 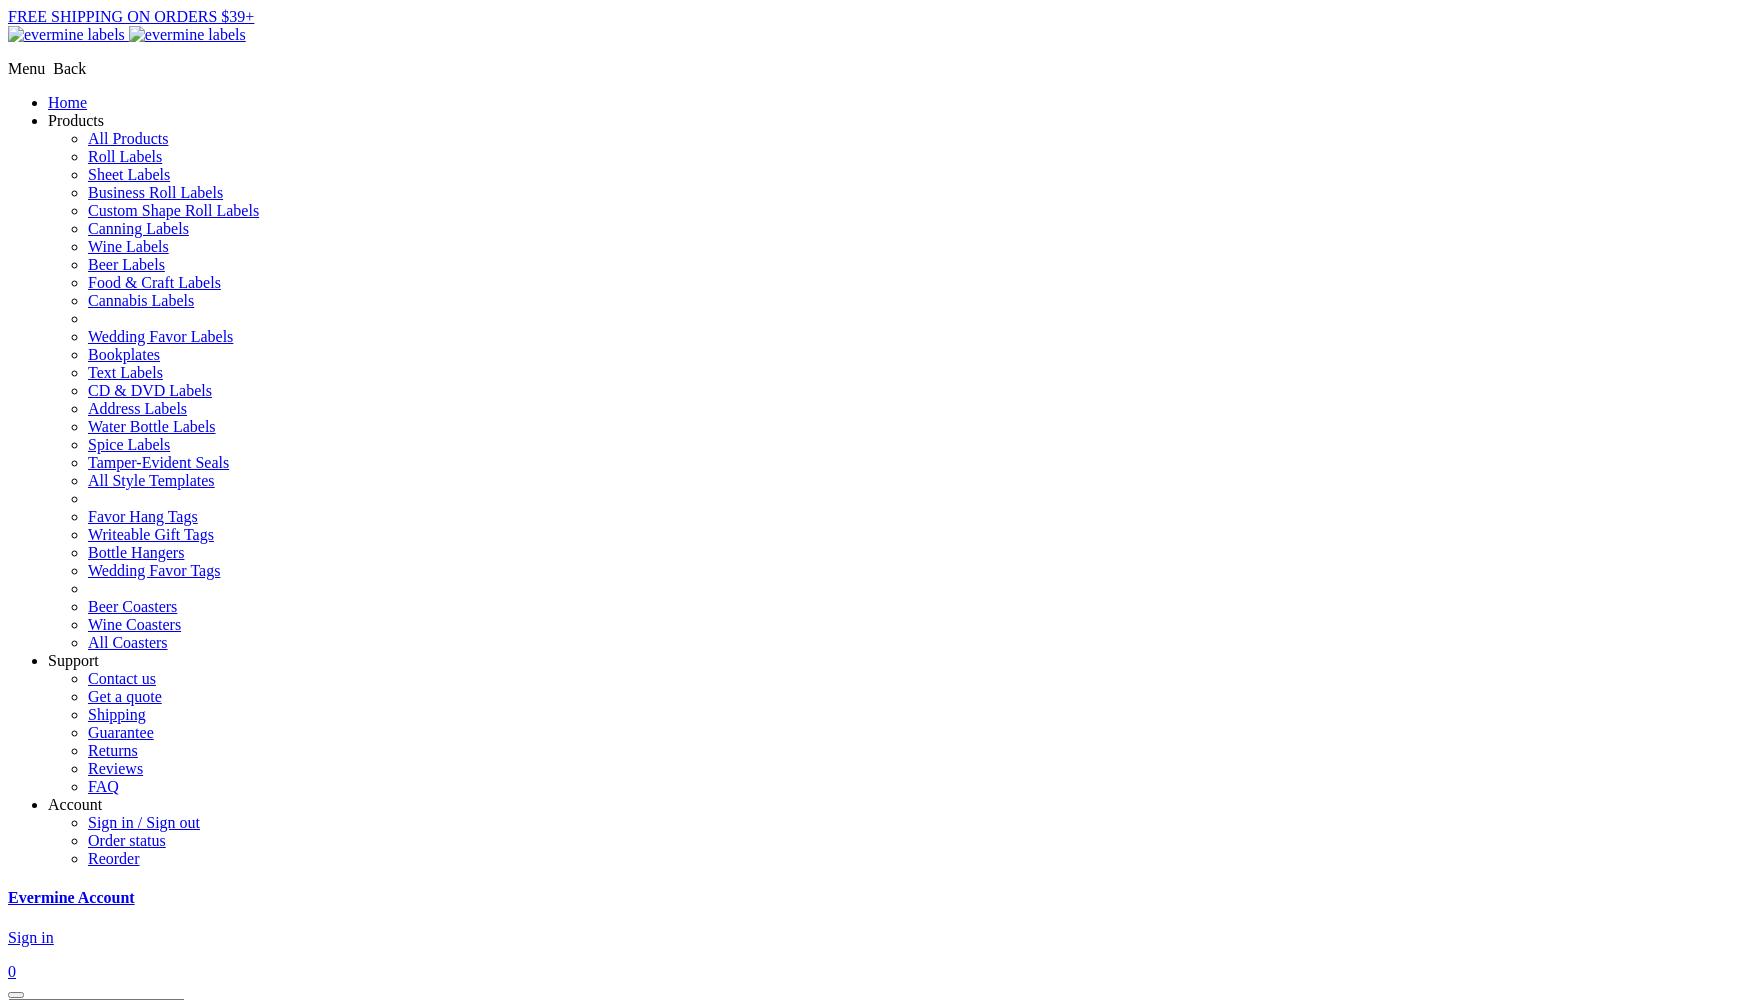 What do you see at coordinates (121, 678) in the screenshot?
I see `'Contact us'` at bounding box center [121, 678].